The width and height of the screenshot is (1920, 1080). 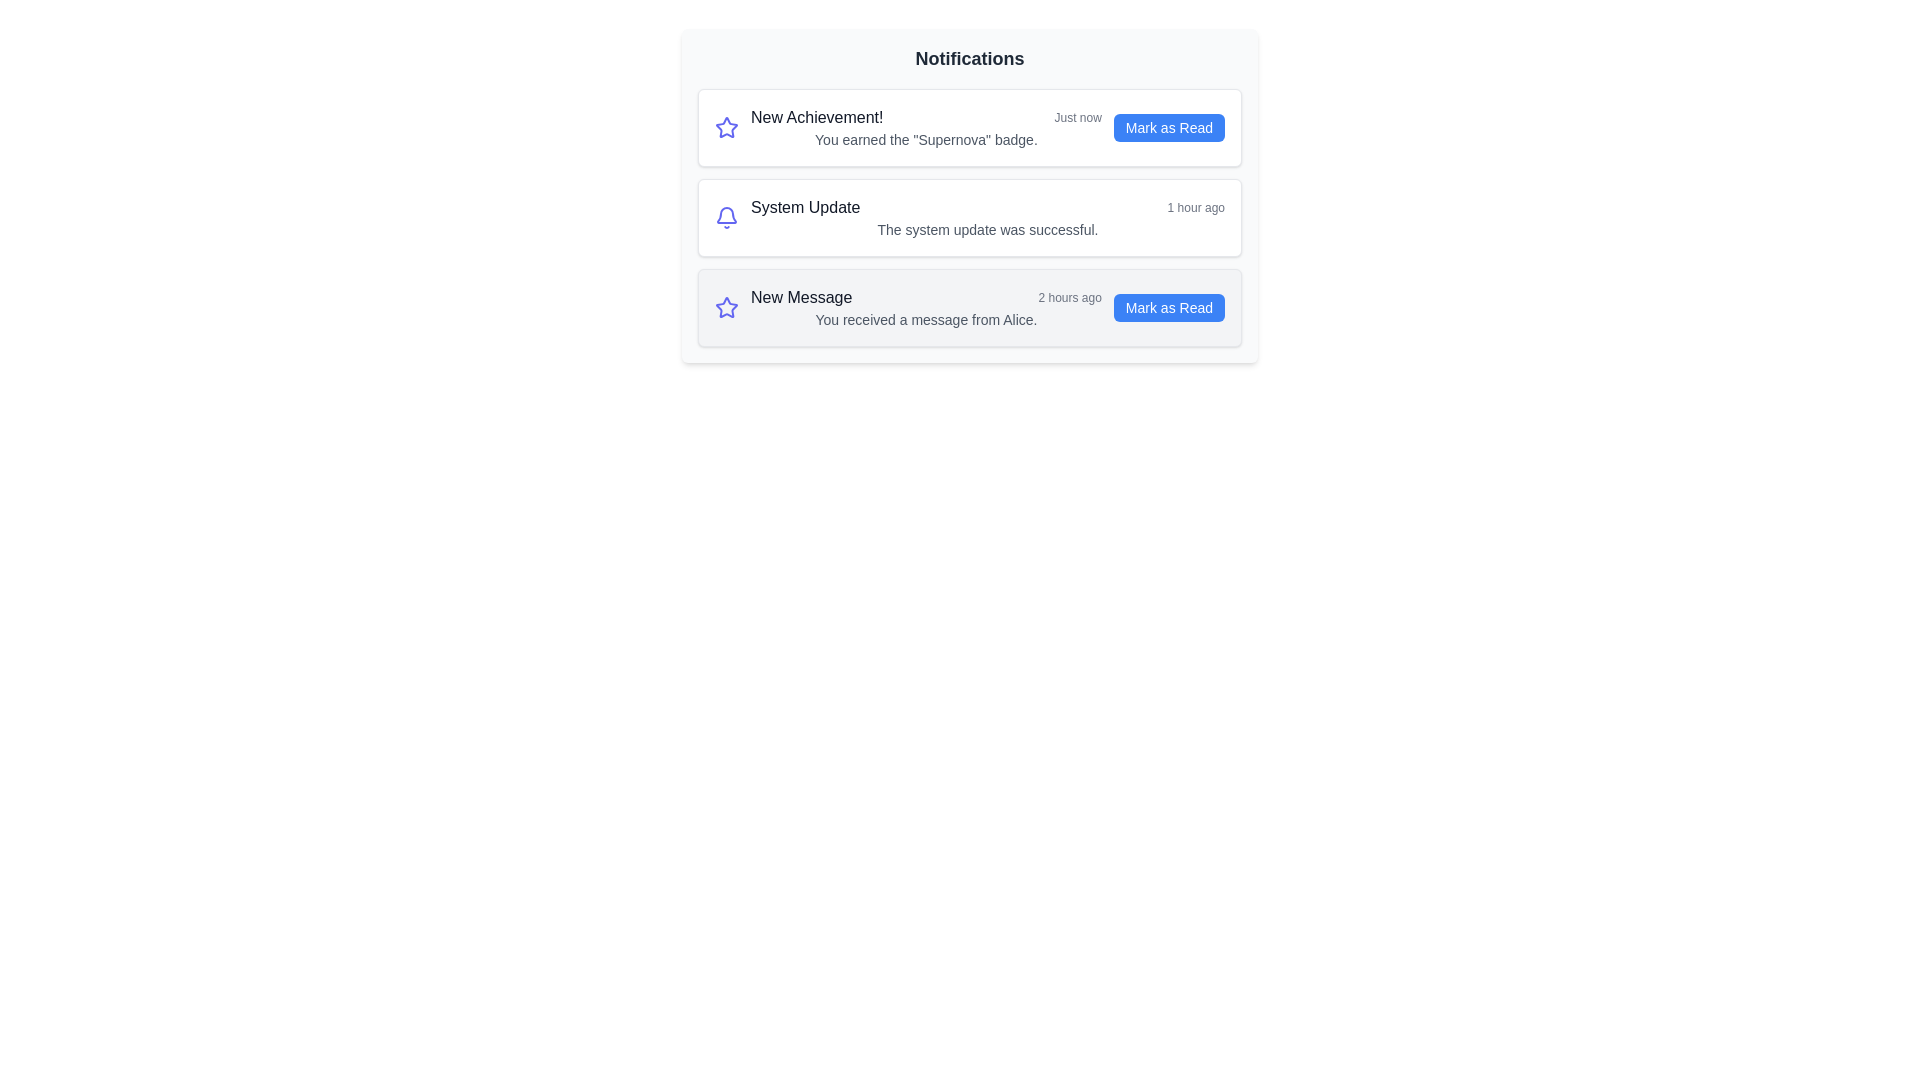 I want to click on the static text informing the user about earning a specific badge, located below the heading 'New Achievement!' and timestamp 'Just now' within the first notification card, so click(x=925, y=138).